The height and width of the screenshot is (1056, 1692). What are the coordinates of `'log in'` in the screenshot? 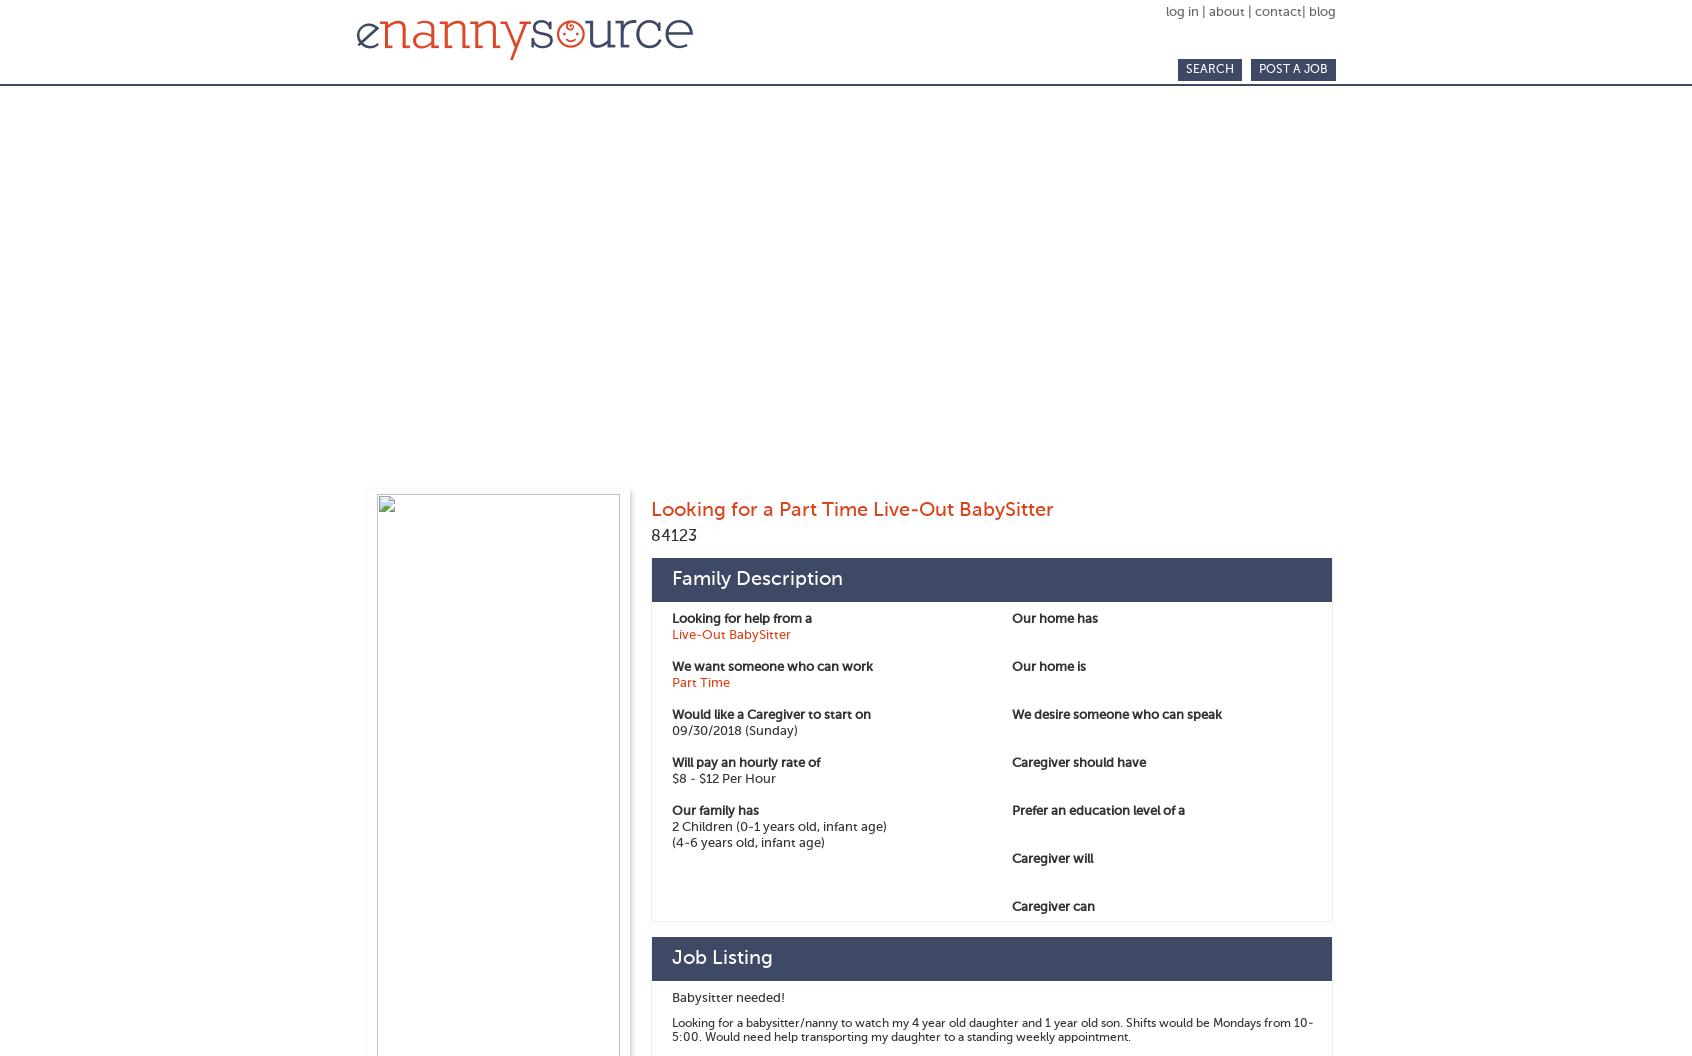 It's located at (1183, 12).